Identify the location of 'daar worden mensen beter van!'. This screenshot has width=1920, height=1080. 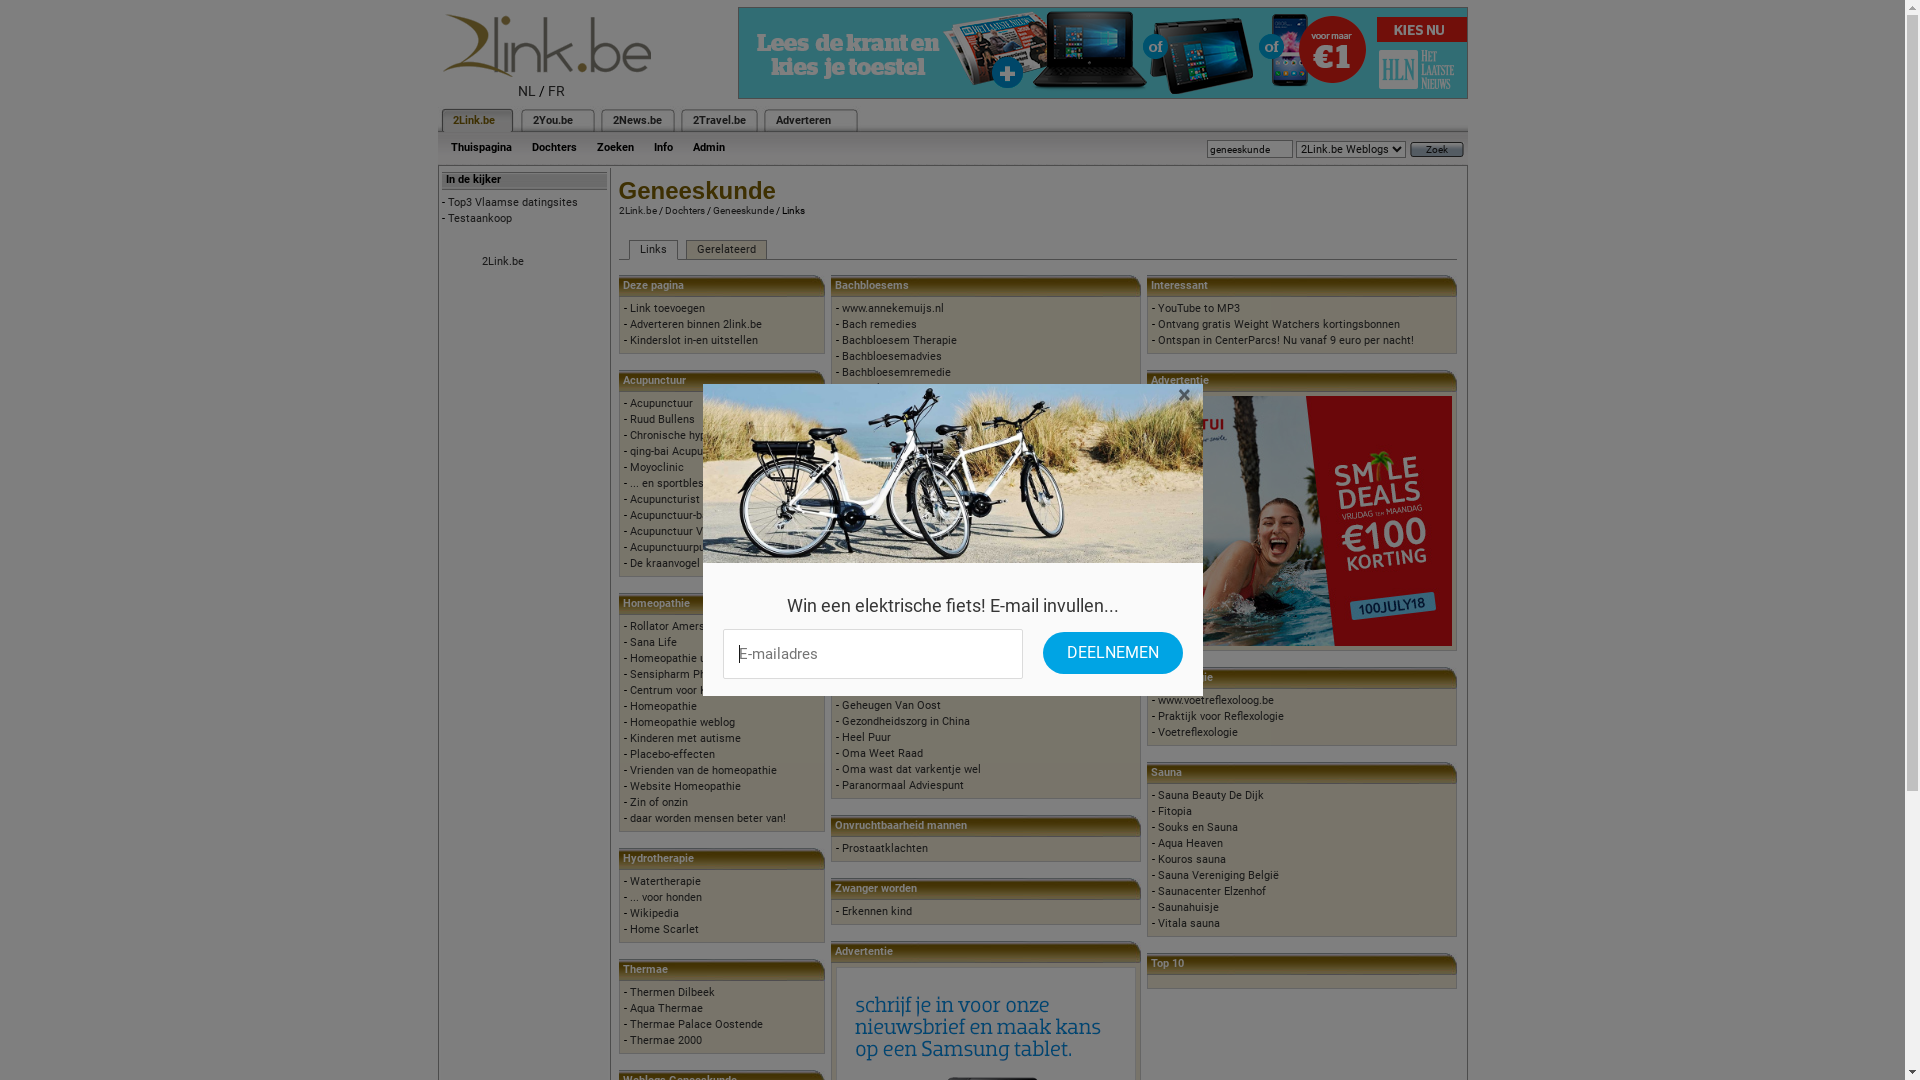
(708, 818).